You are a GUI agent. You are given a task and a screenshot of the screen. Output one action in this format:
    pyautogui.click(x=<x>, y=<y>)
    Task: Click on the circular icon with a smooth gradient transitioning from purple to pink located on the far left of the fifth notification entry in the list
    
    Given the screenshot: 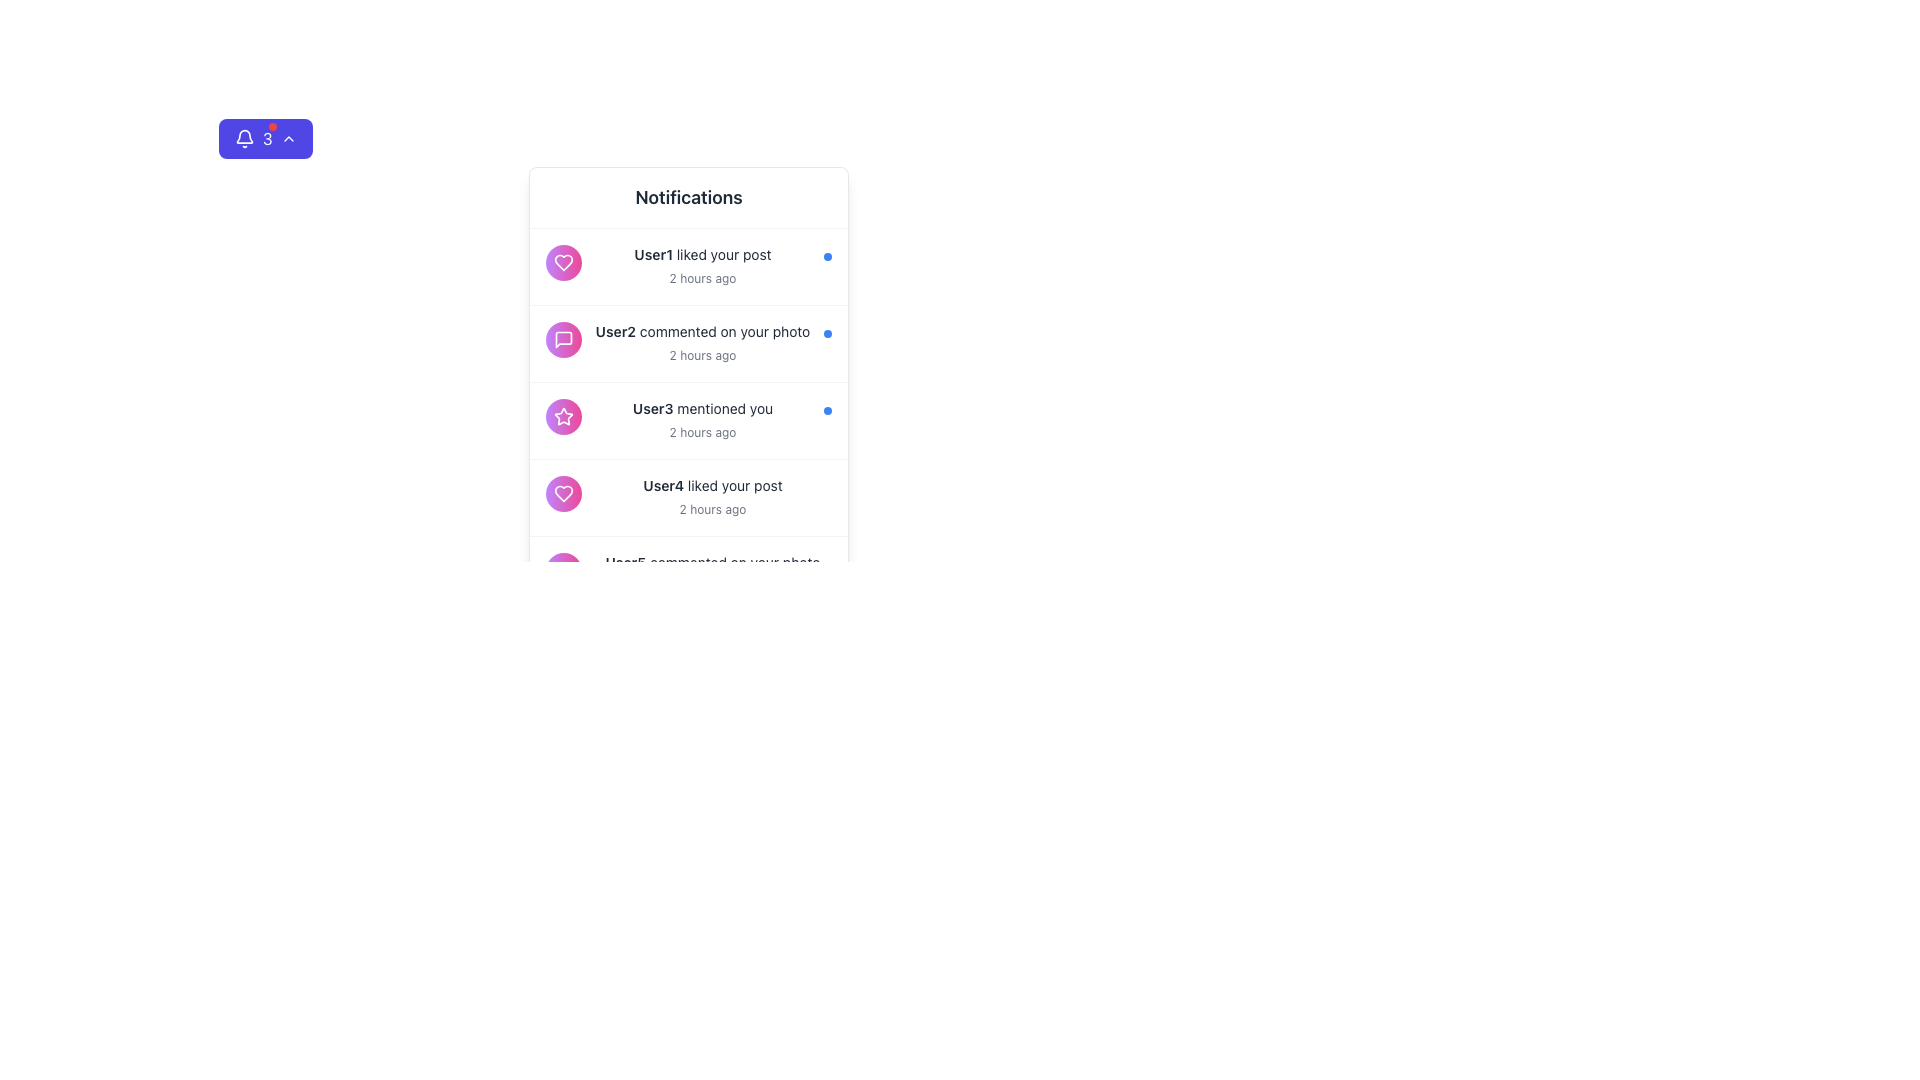 What is the action you would take?
    pyautogui.click(x=563, y=570)
    